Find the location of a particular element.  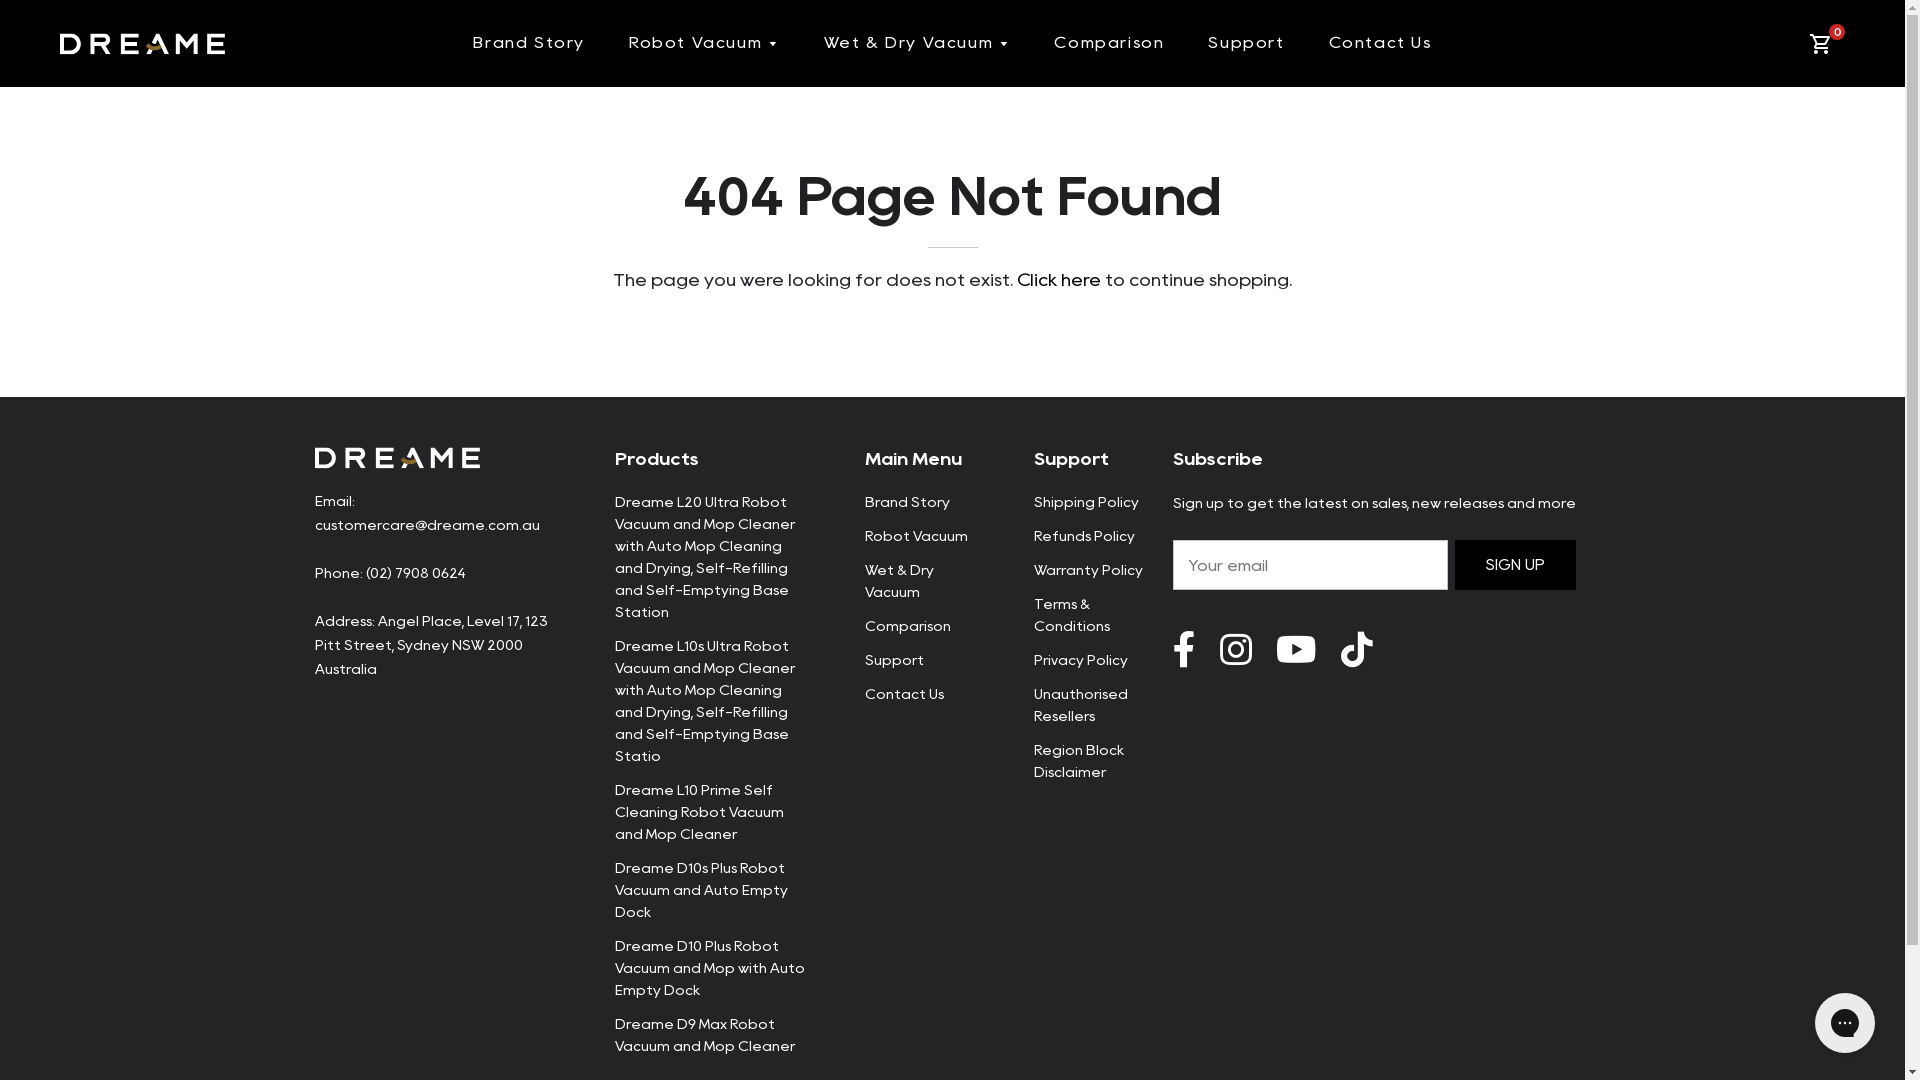

'Brand Story' is located at coordinates (905, 500).